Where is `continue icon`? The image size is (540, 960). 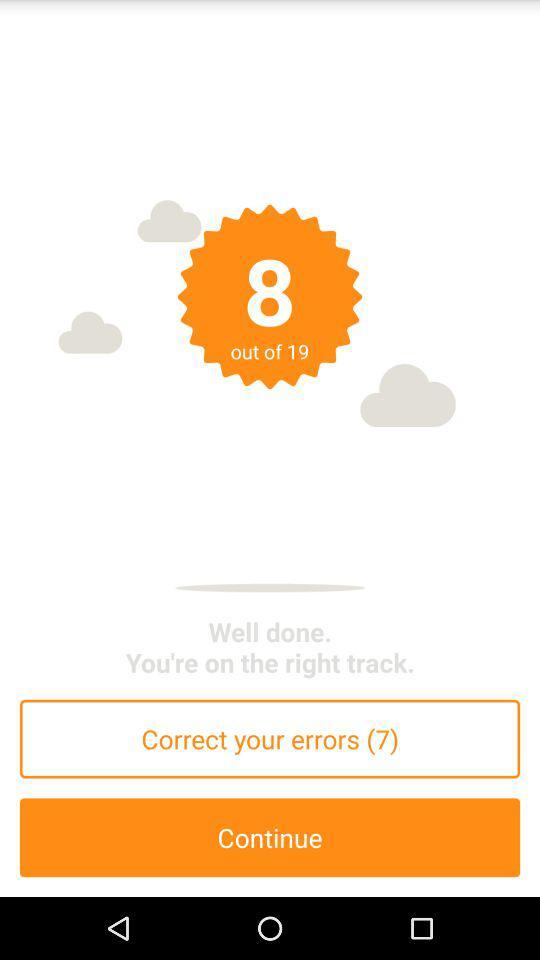
continue icon is located at coordinates (270, 837).